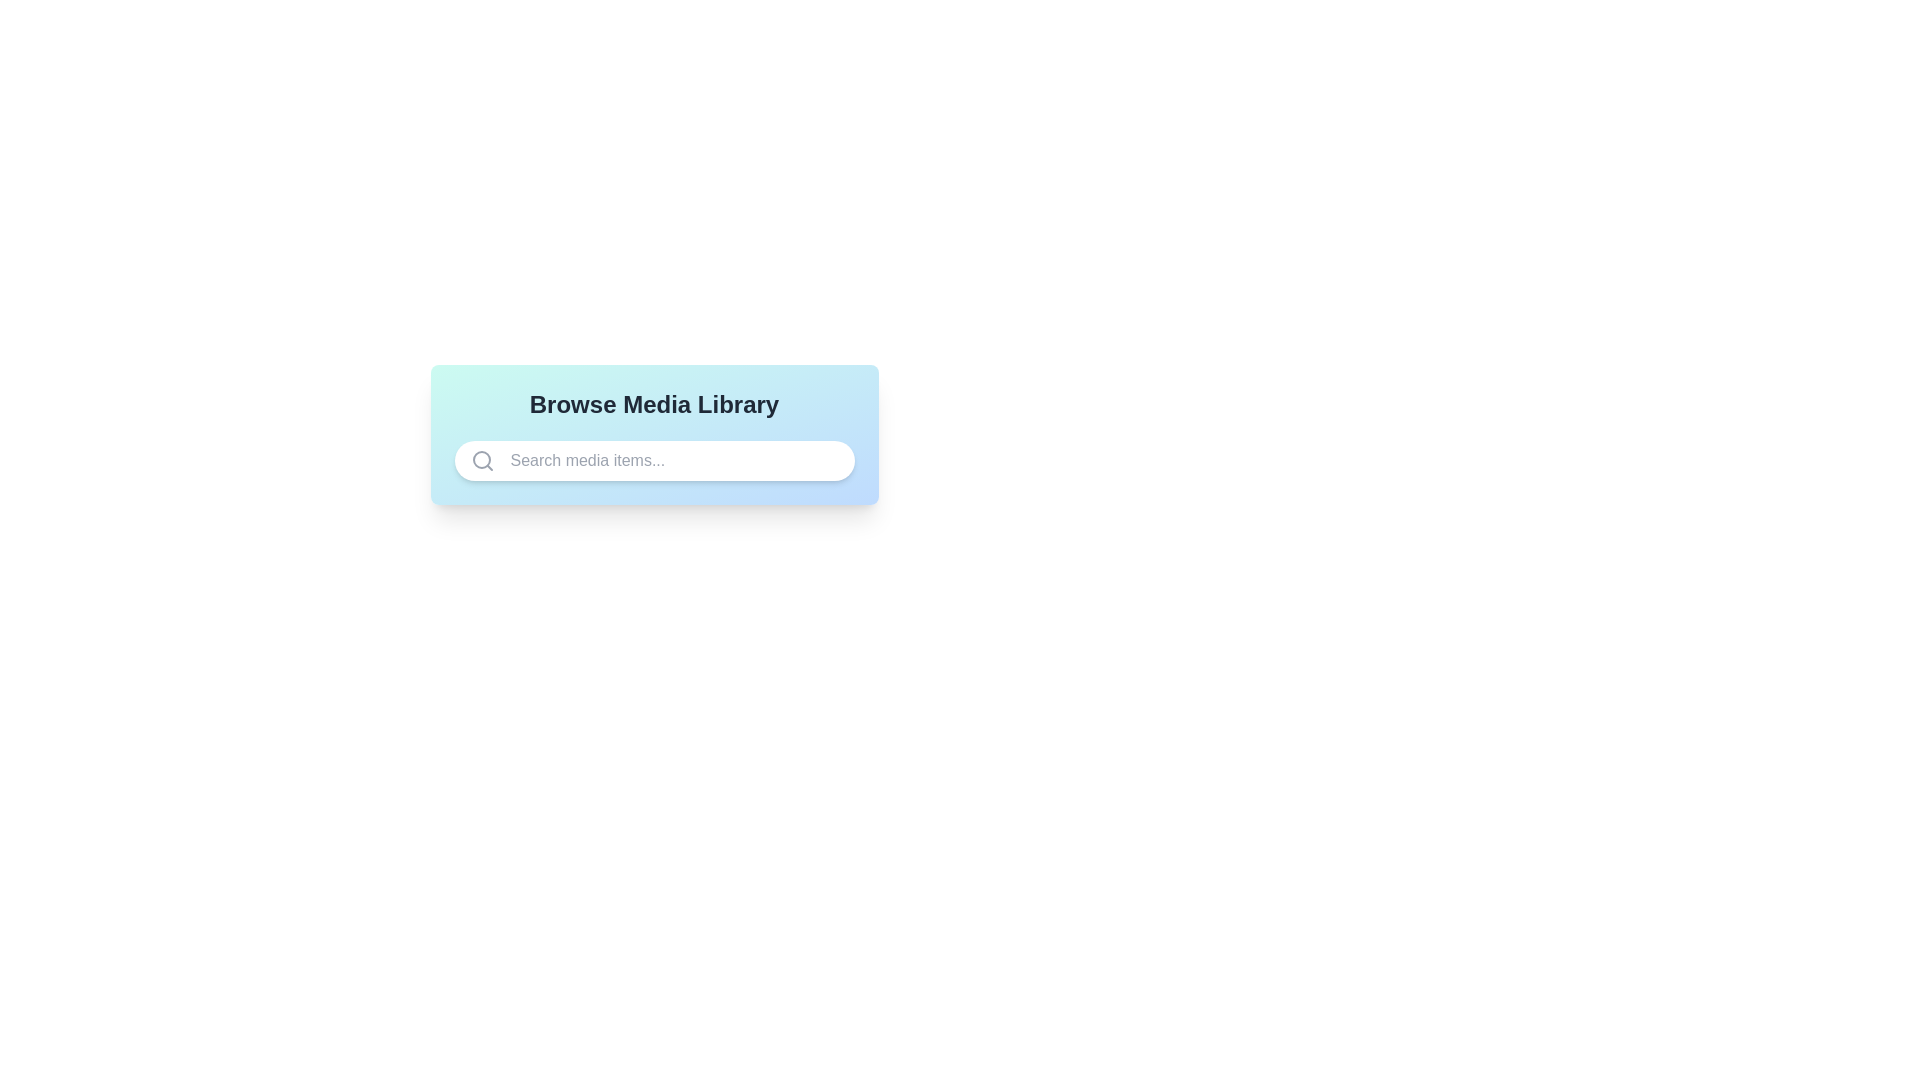  What do you see at coordinates (482, 461) in the screenshot?
I see `the small gray magnifying glass icon, which is positioned to the left of the text input field, to trigger a tooltip or effect` at bounding box center [482, 461].